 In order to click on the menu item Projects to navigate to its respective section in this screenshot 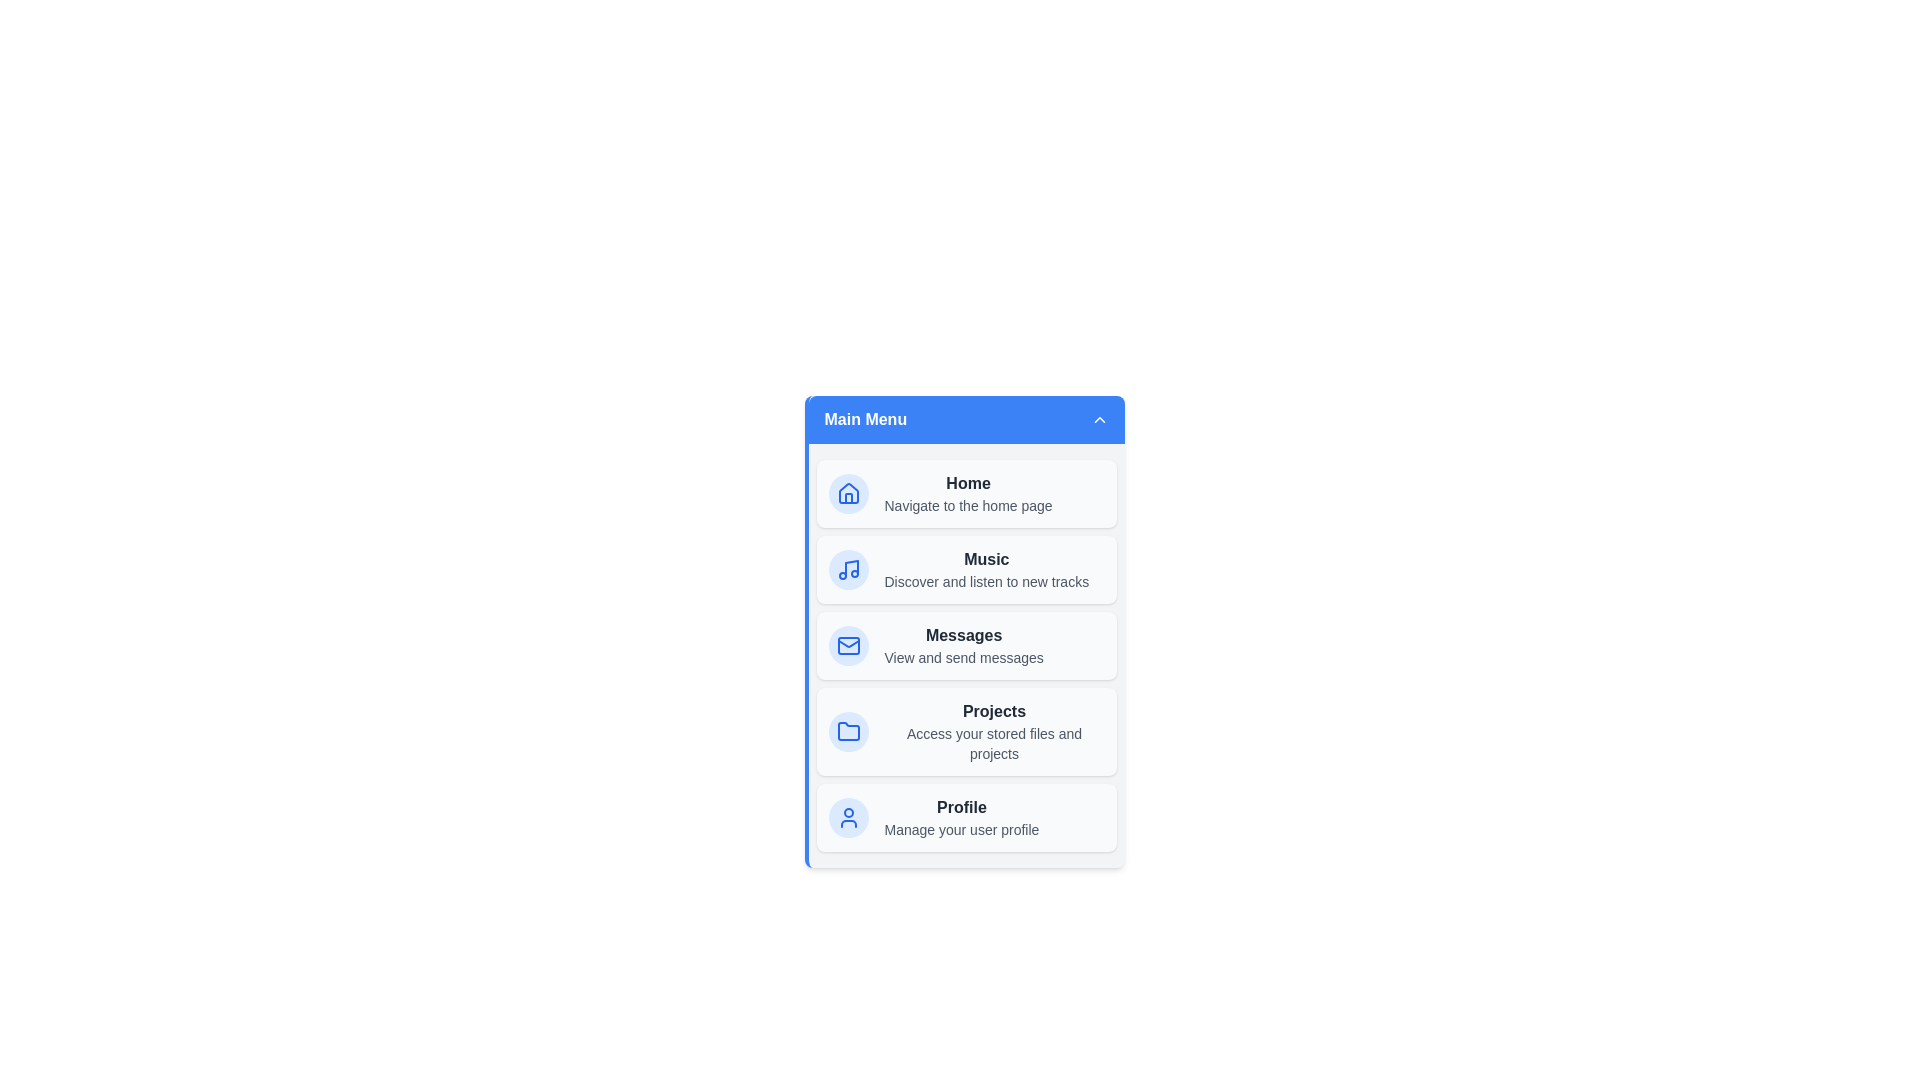, I will do `click(966, 732)`.